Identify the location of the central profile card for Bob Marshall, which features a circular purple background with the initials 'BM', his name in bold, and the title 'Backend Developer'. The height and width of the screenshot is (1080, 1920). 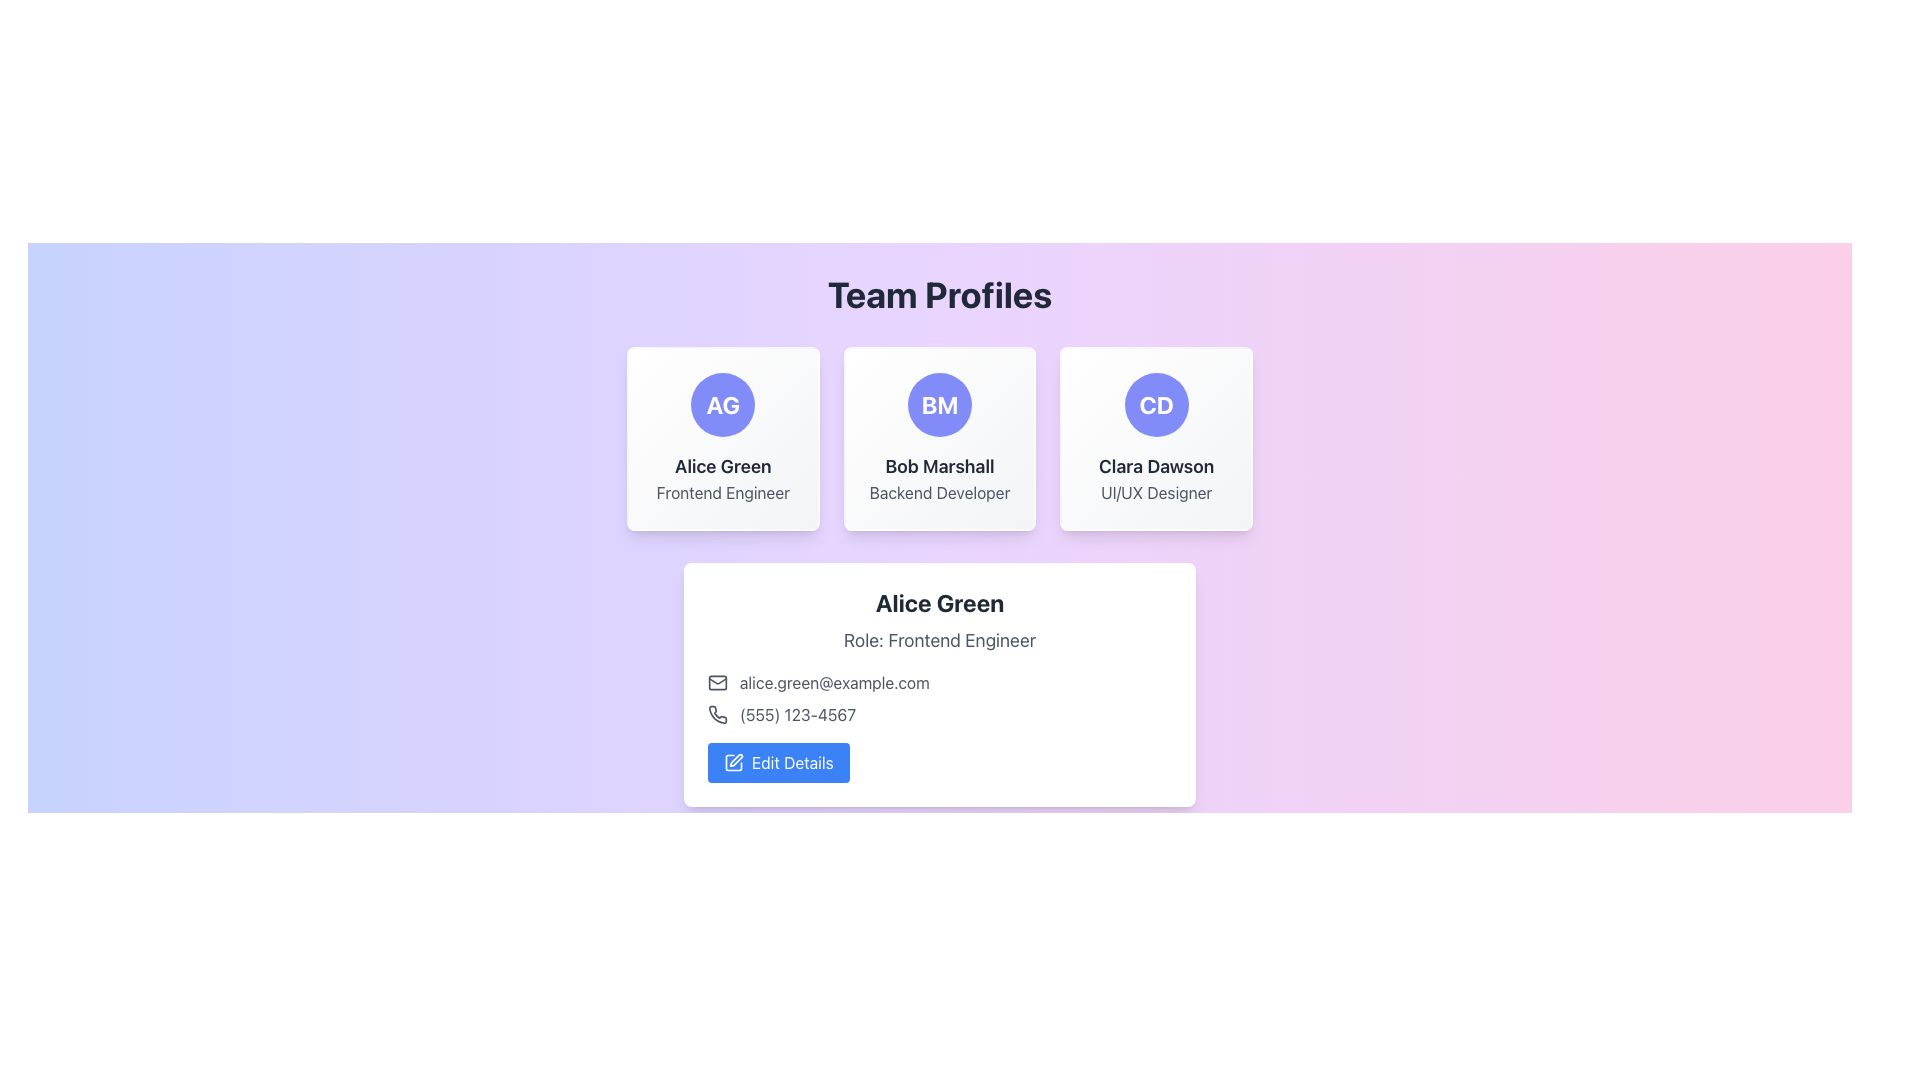
(939, 438).